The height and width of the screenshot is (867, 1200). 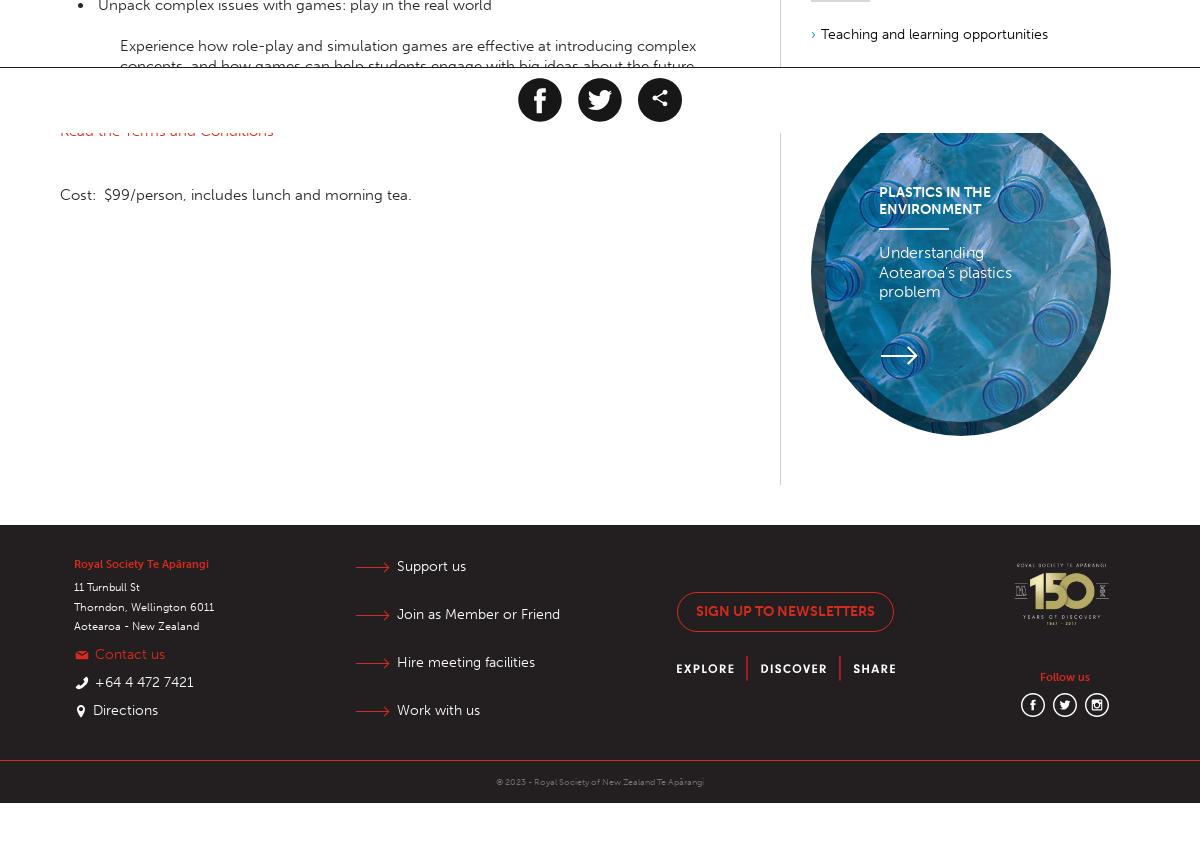 What do you see at coordinates (1063, 676) in the screenshot?
I see `'Follow us'` at bounding box center [1063, 676].